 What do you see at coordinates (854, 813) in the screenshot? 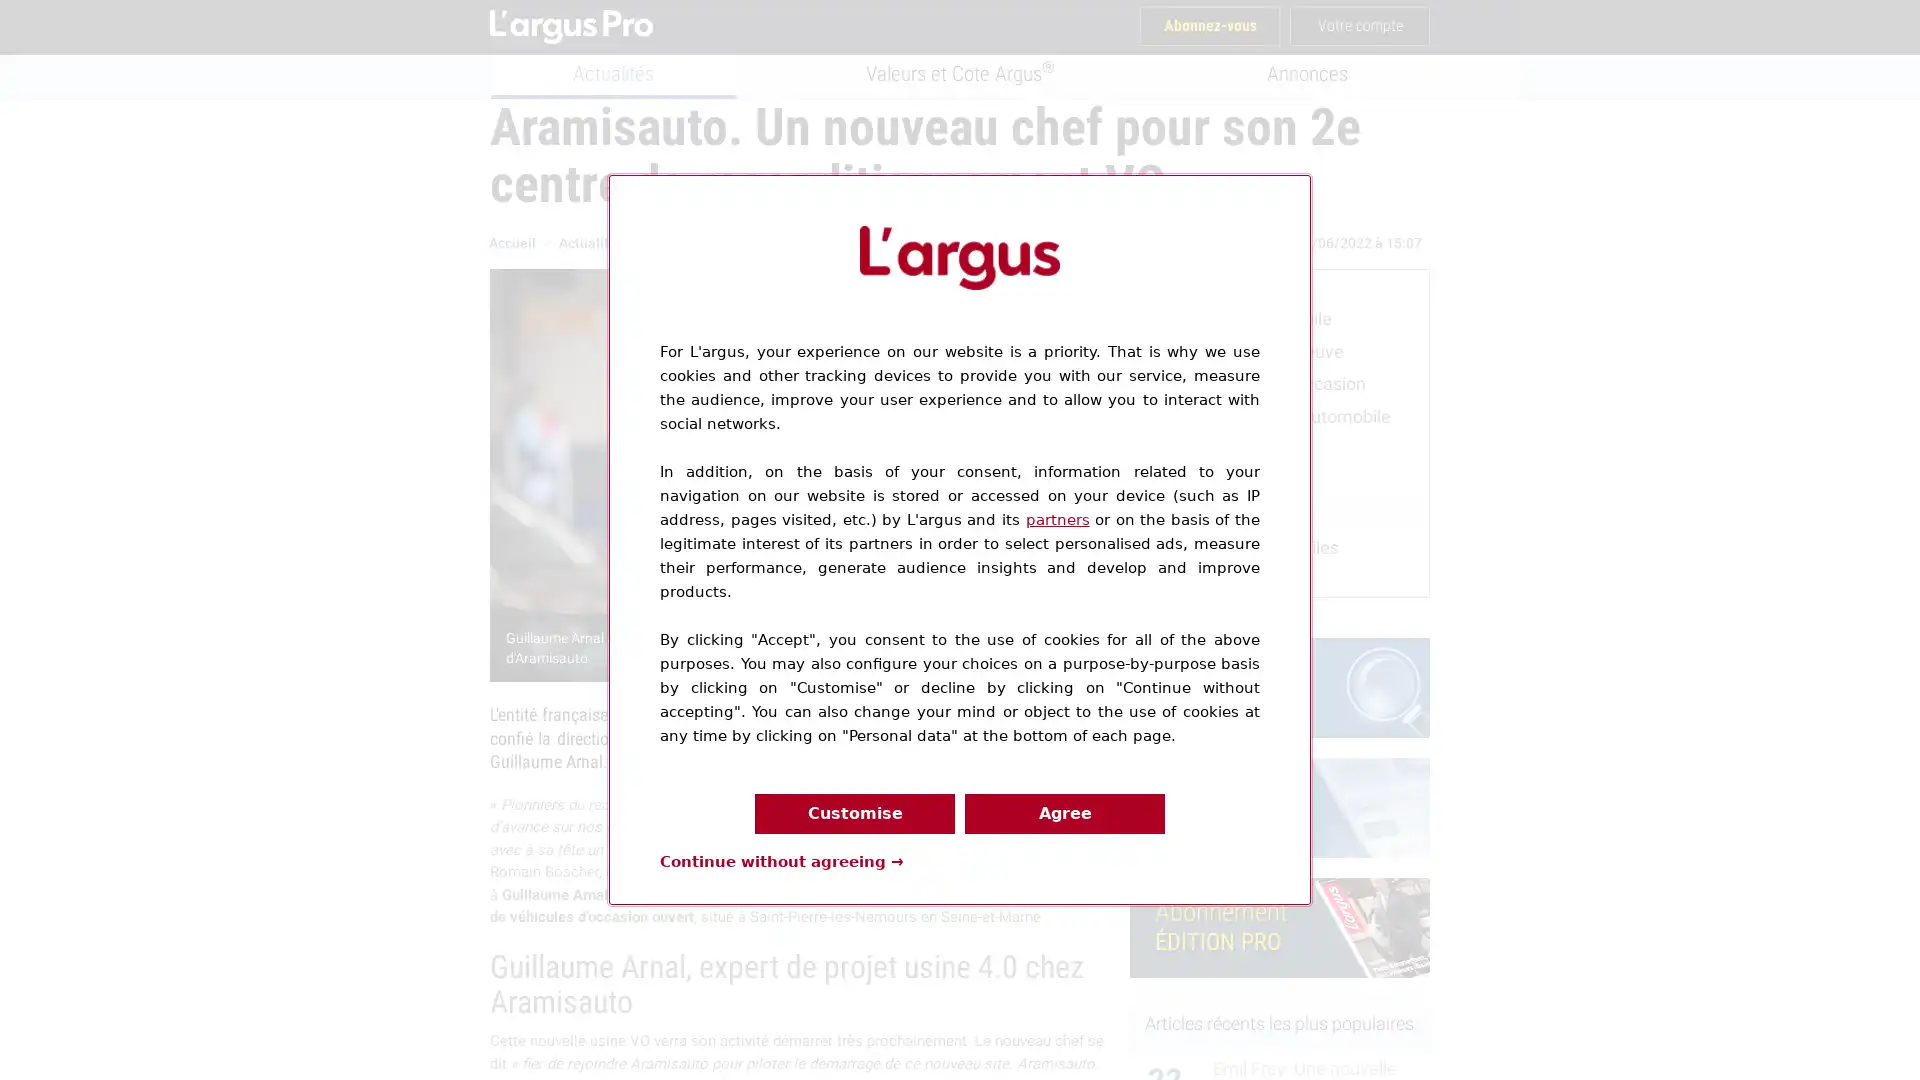
I see `Configure your consents` at bounding box center [854, 813].